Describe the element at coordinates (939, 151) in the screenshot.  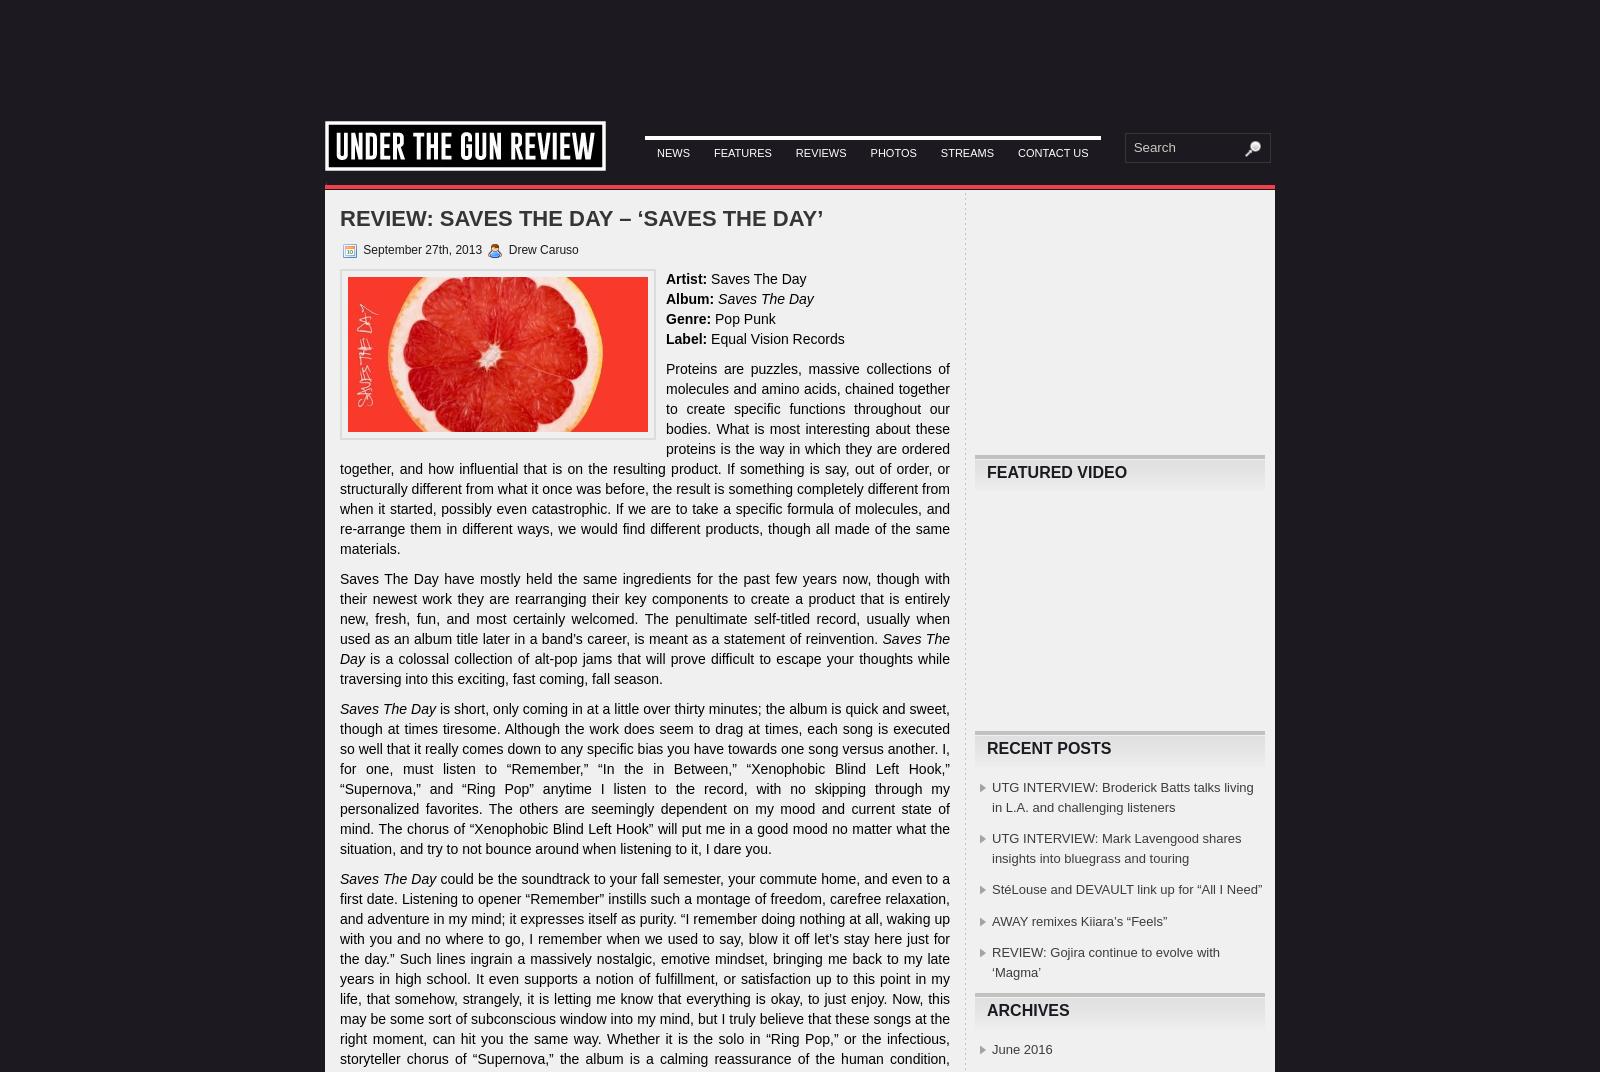
I see `'Streams'` at that location.